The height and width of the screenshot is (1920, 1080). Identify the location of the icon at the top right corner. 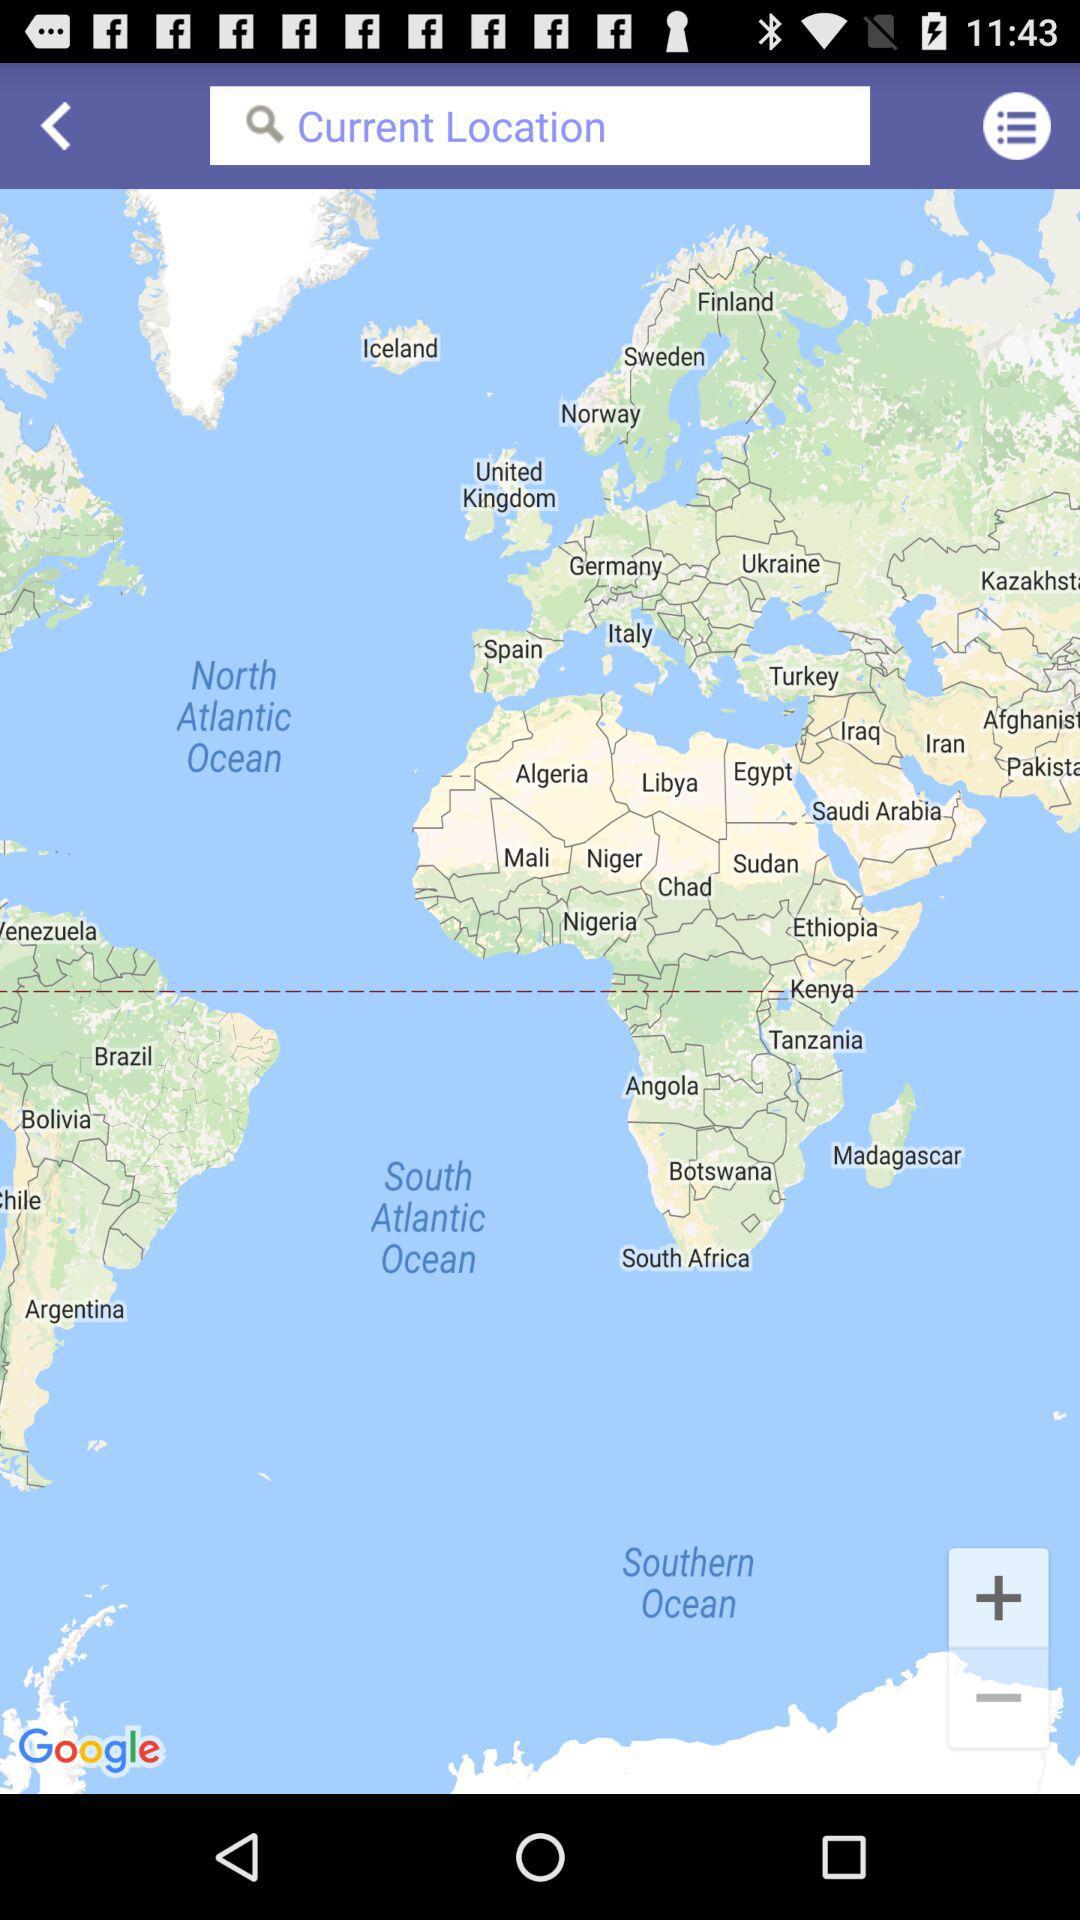
(1017, 124).